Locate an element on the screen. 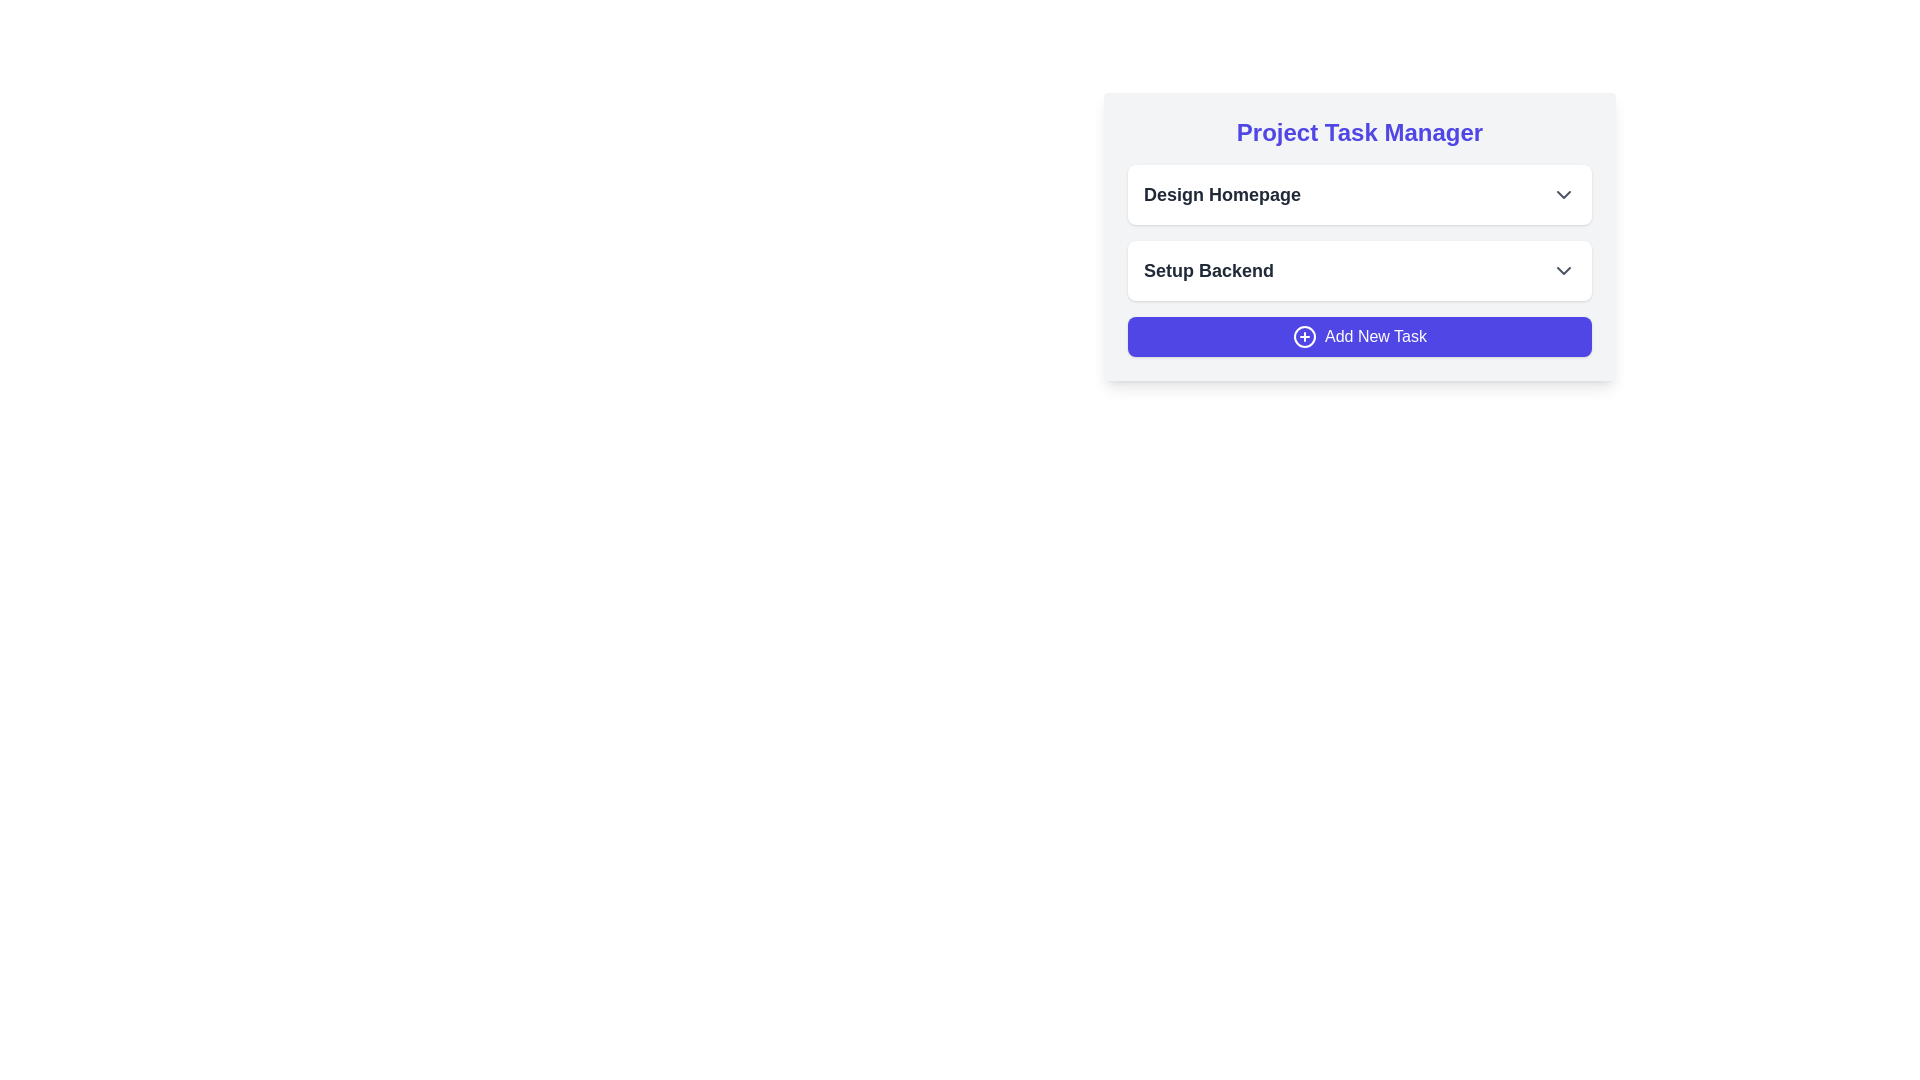  the 'Setup Backend' dropdown menu for keyboard navigation is located at coordinates (1359, 270).